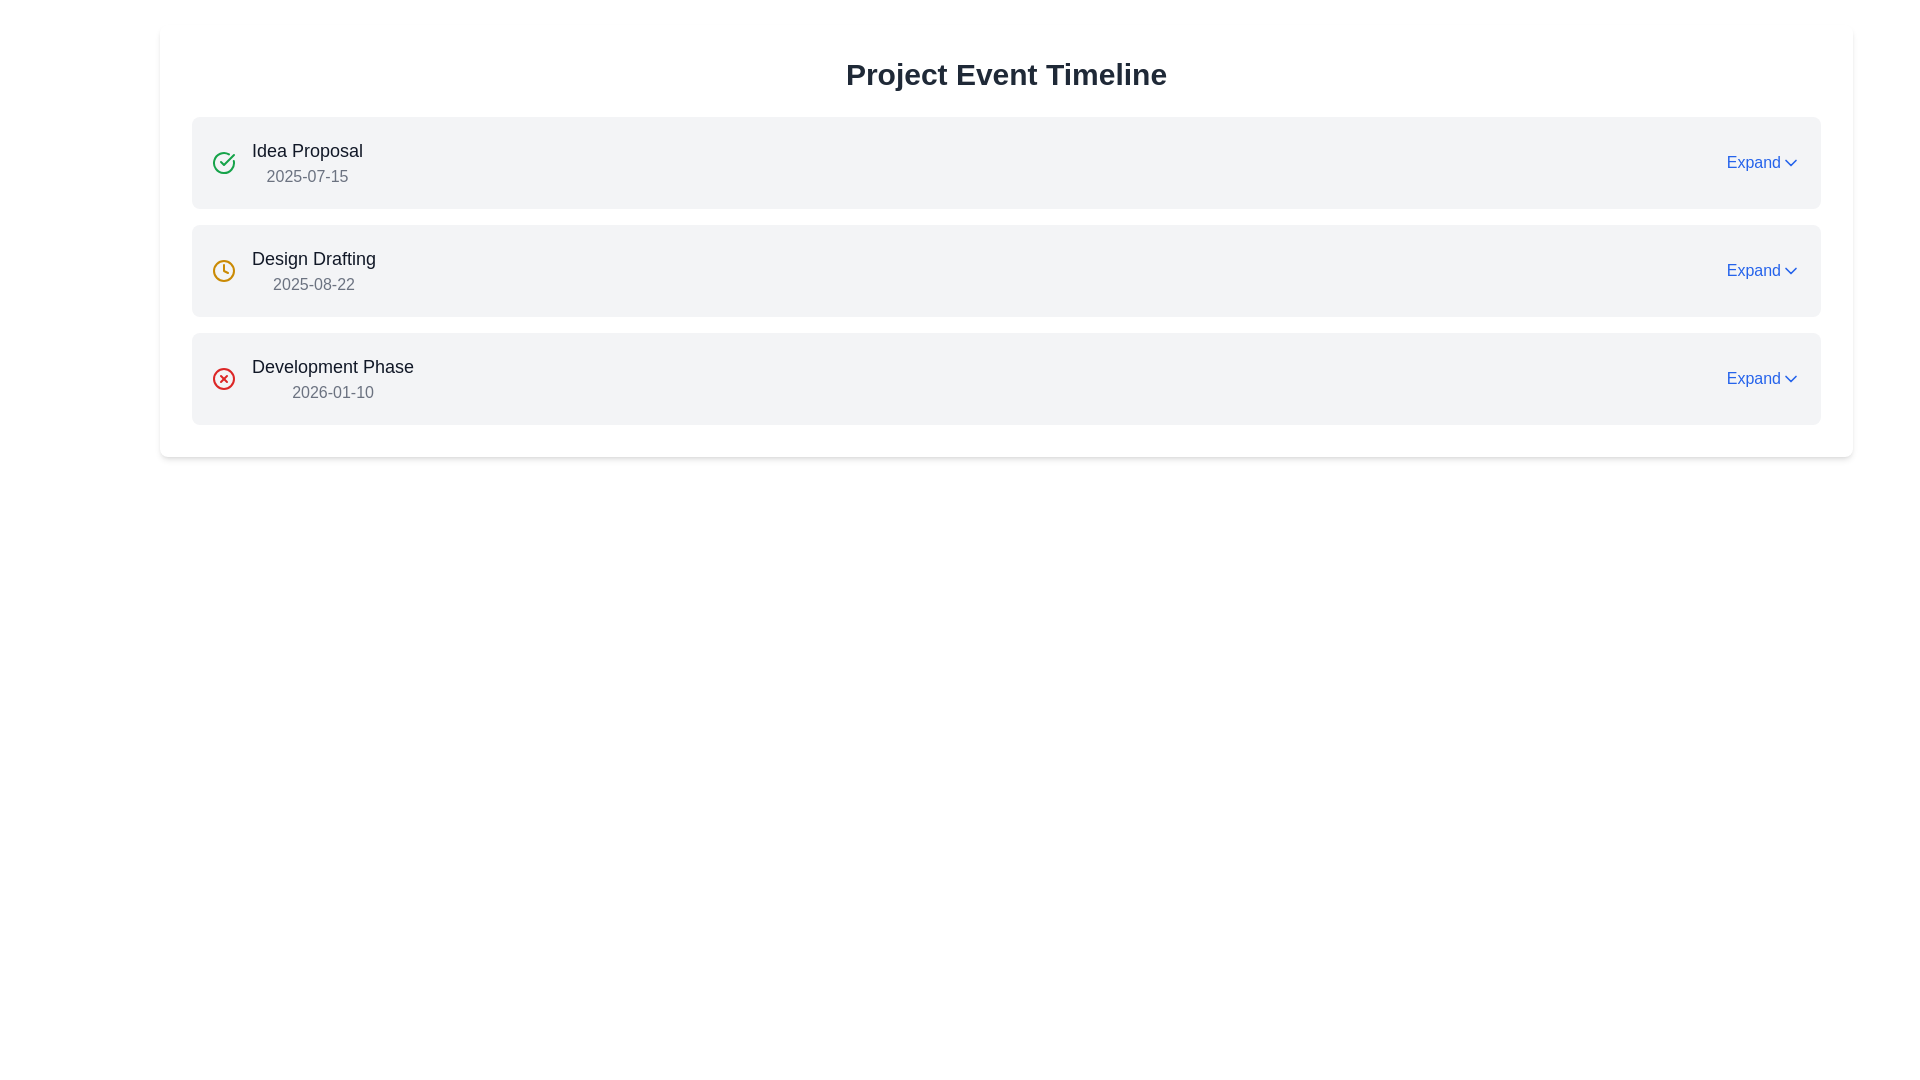 The width and height of the screenshot is (1920, 1080). Describe the element at coordinates (333, 378) in the screenshot. I see `text display element showing 'Development Phase' and the date '2026-01-10', located on the rightmost side of the third row of the timeline table` at that location.